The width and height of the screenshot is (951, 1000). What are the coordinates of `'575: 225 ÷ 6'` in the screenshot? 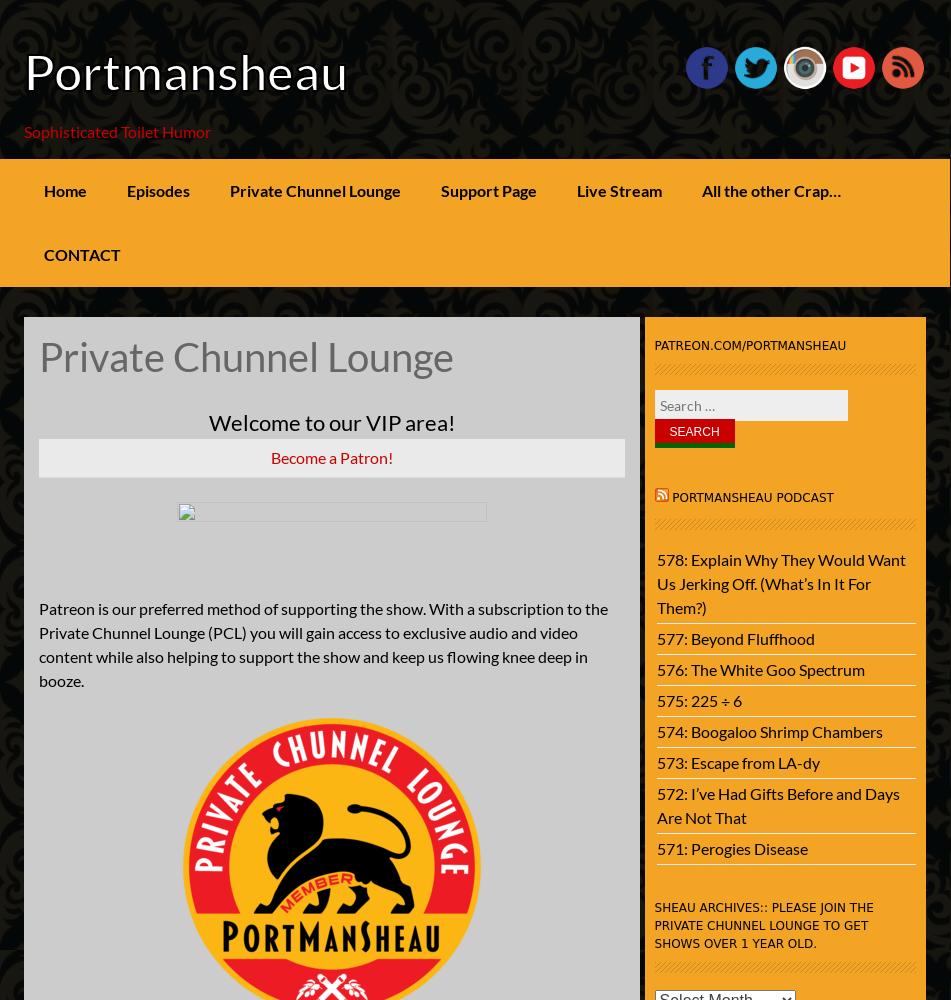 It's located at (697, 699).